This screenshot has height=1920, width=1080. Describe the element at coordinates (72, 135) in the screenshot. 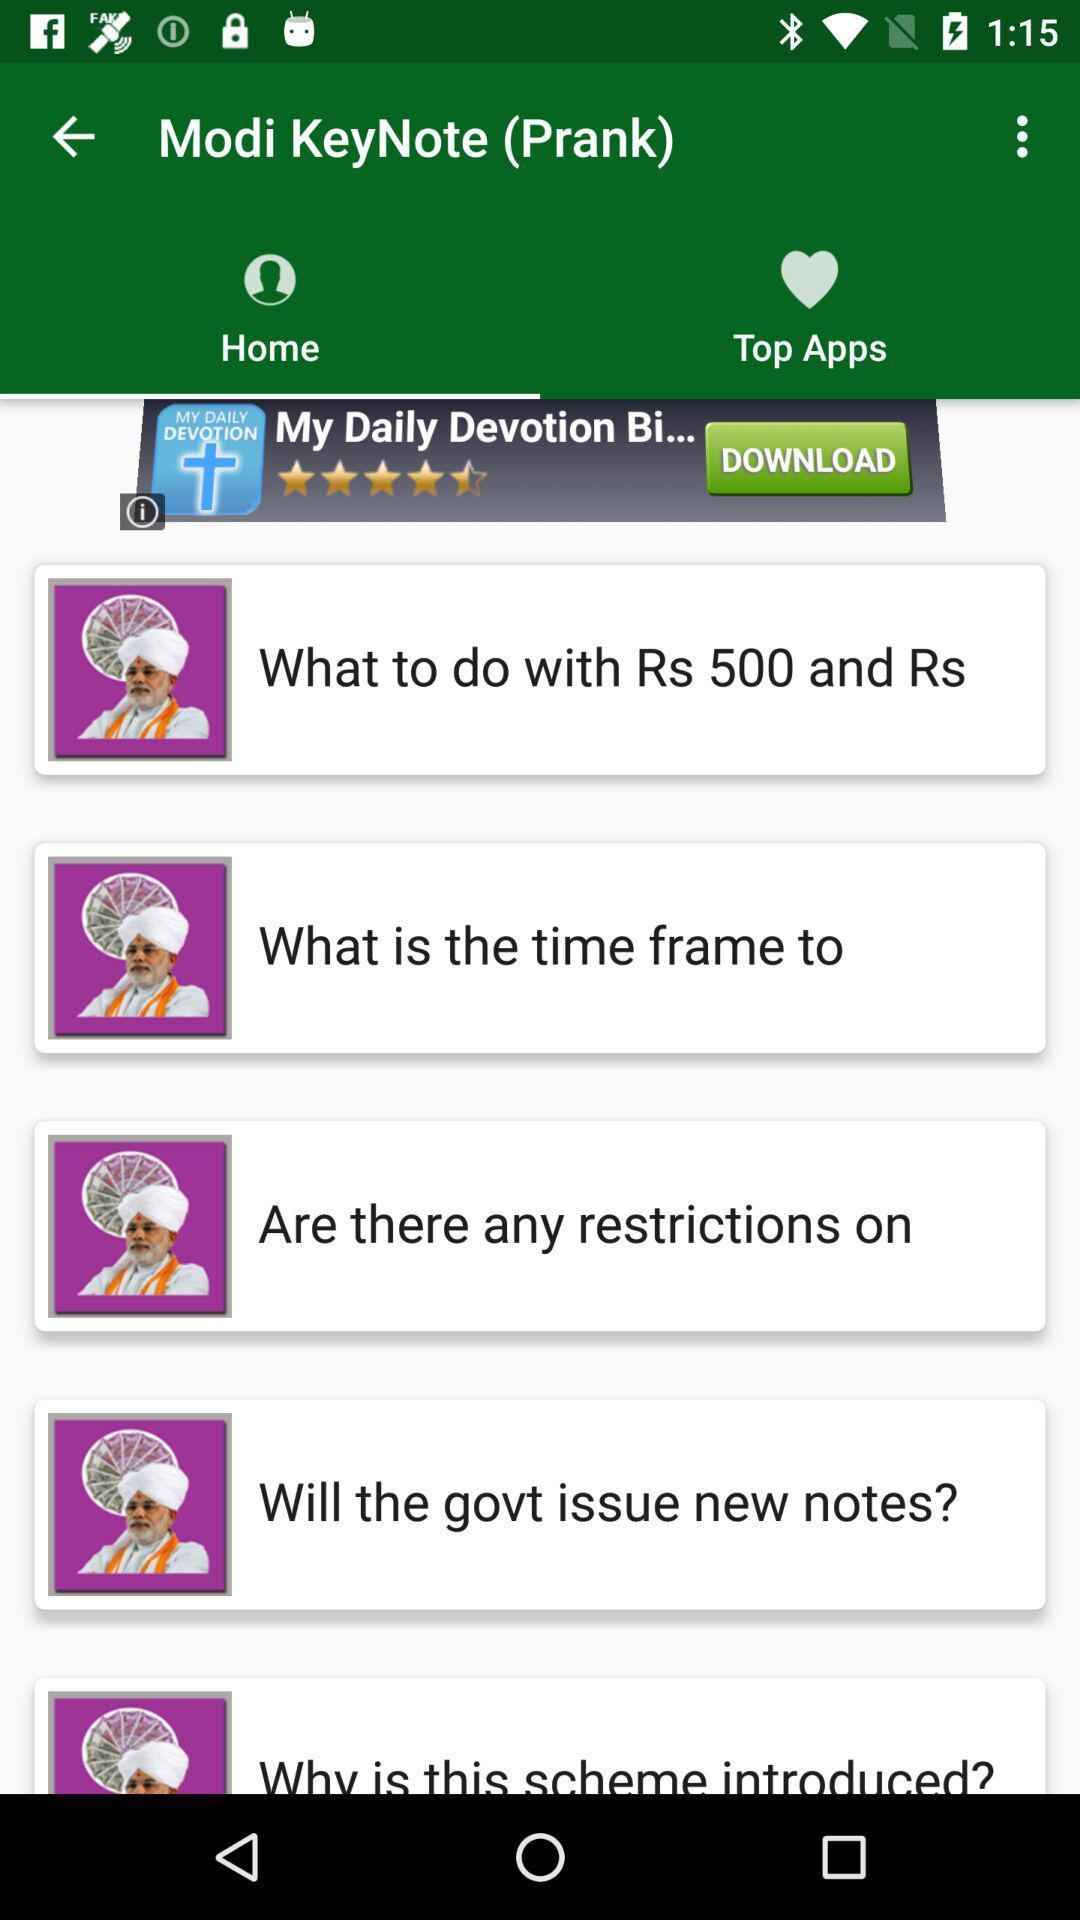

I see `the item next to the modi keynote (prank)` at that location.